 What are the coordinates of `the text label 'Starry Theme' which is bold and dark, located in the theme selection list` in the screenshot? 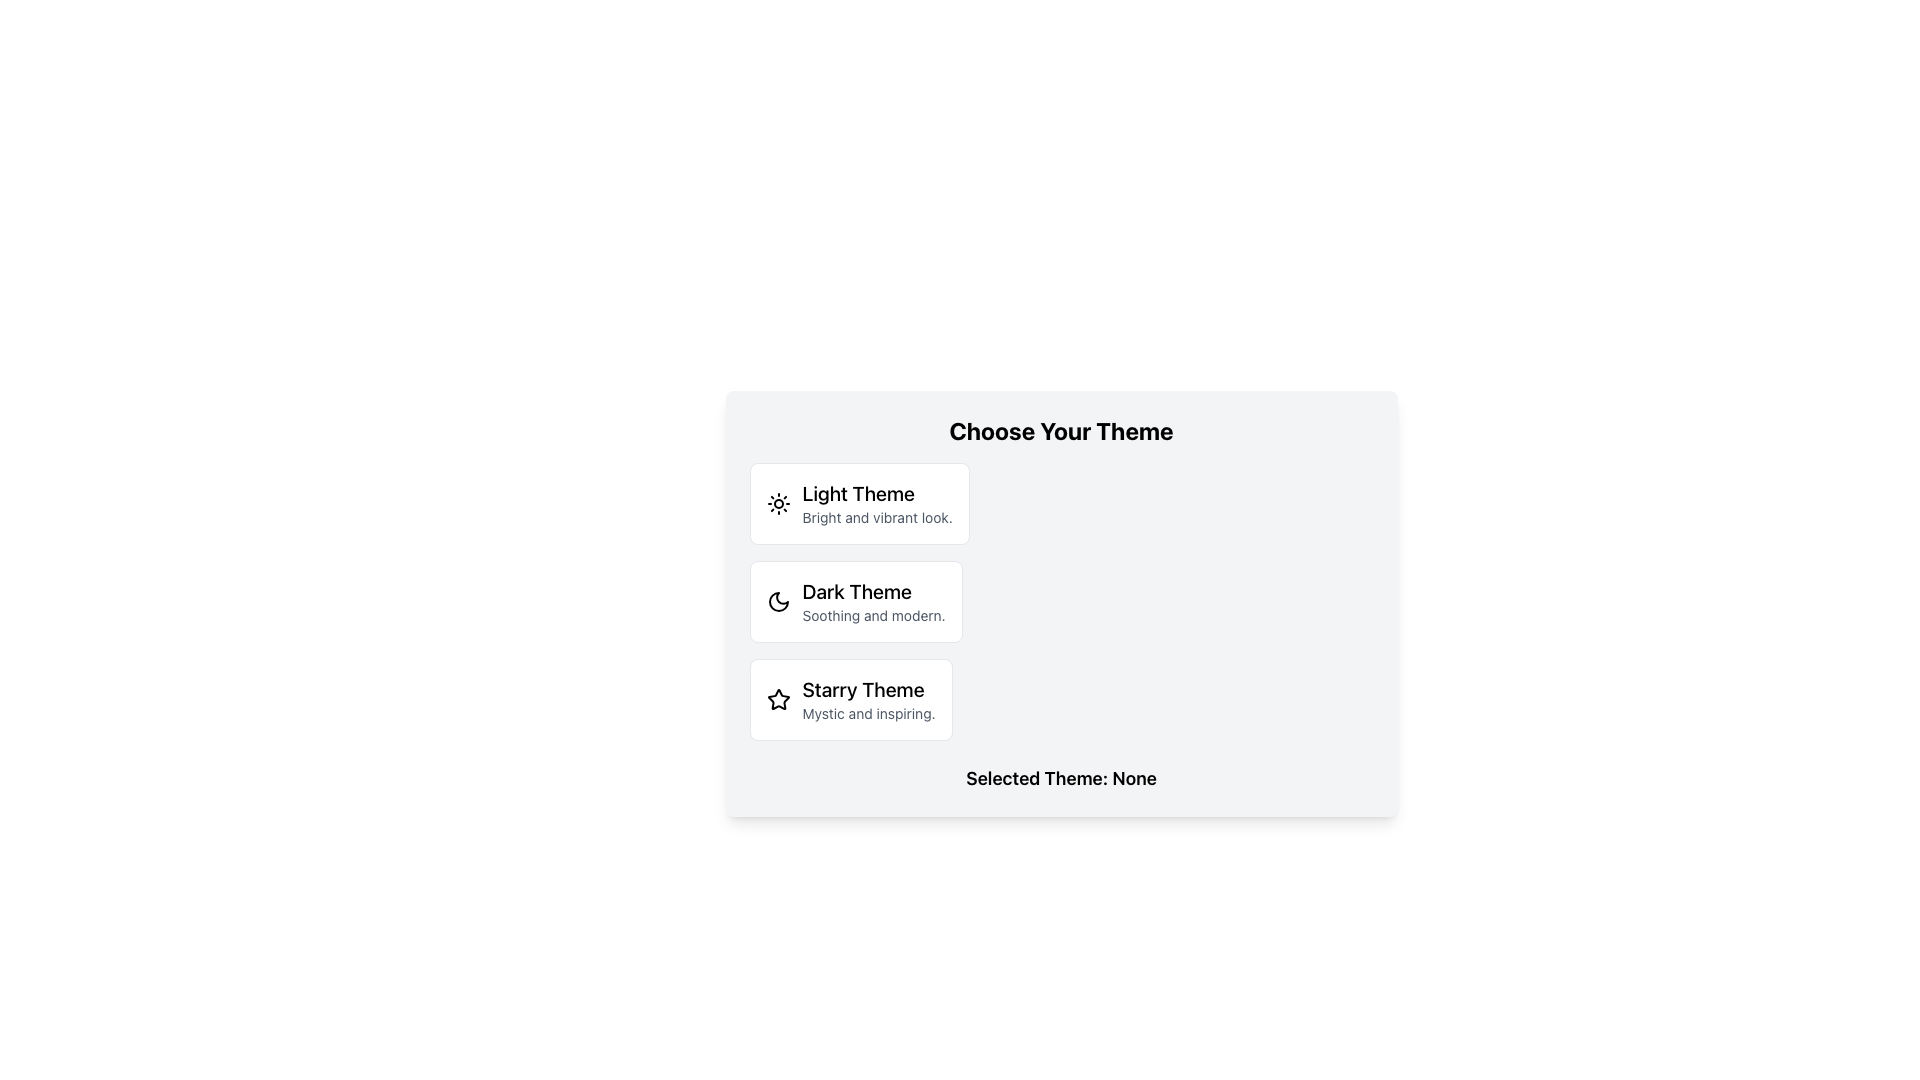 It's located at (868, 689).